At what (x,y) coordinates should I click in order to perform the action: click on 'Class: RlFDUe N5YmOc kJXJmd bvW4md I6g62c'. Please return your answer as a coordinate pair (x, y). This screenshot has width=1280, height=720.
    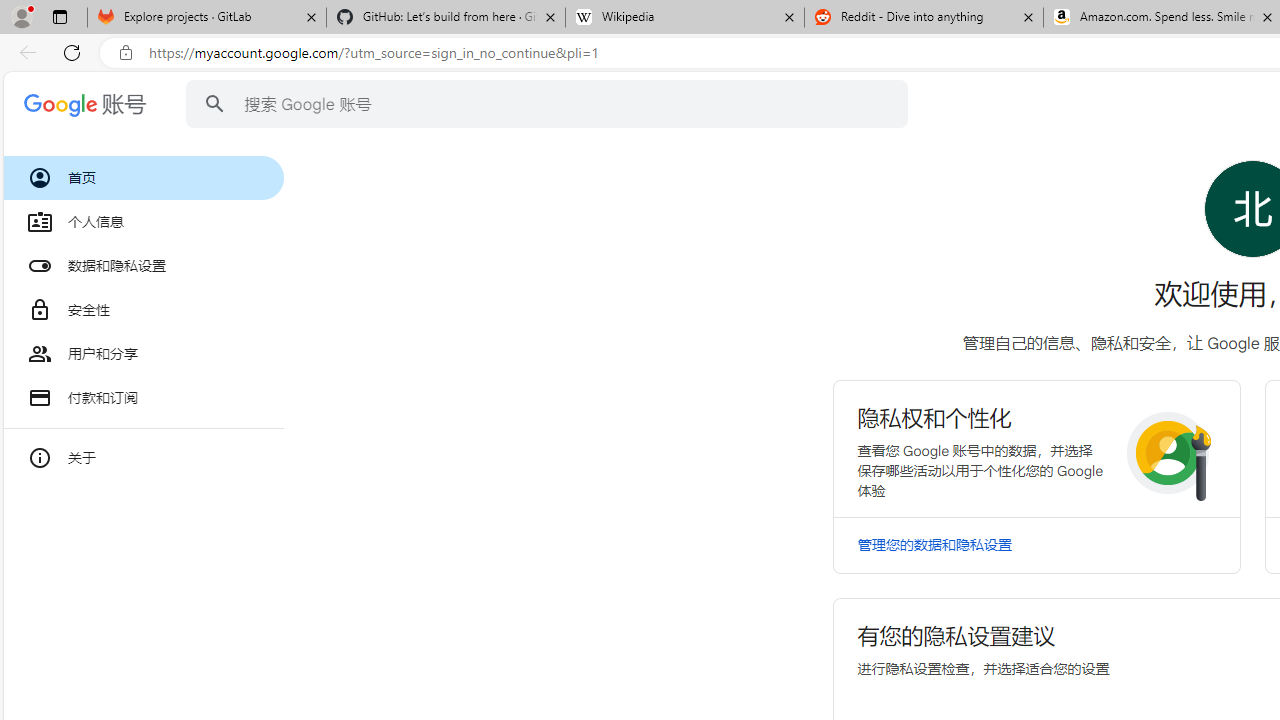
    Looking at the image, I should click on (1036, 447).